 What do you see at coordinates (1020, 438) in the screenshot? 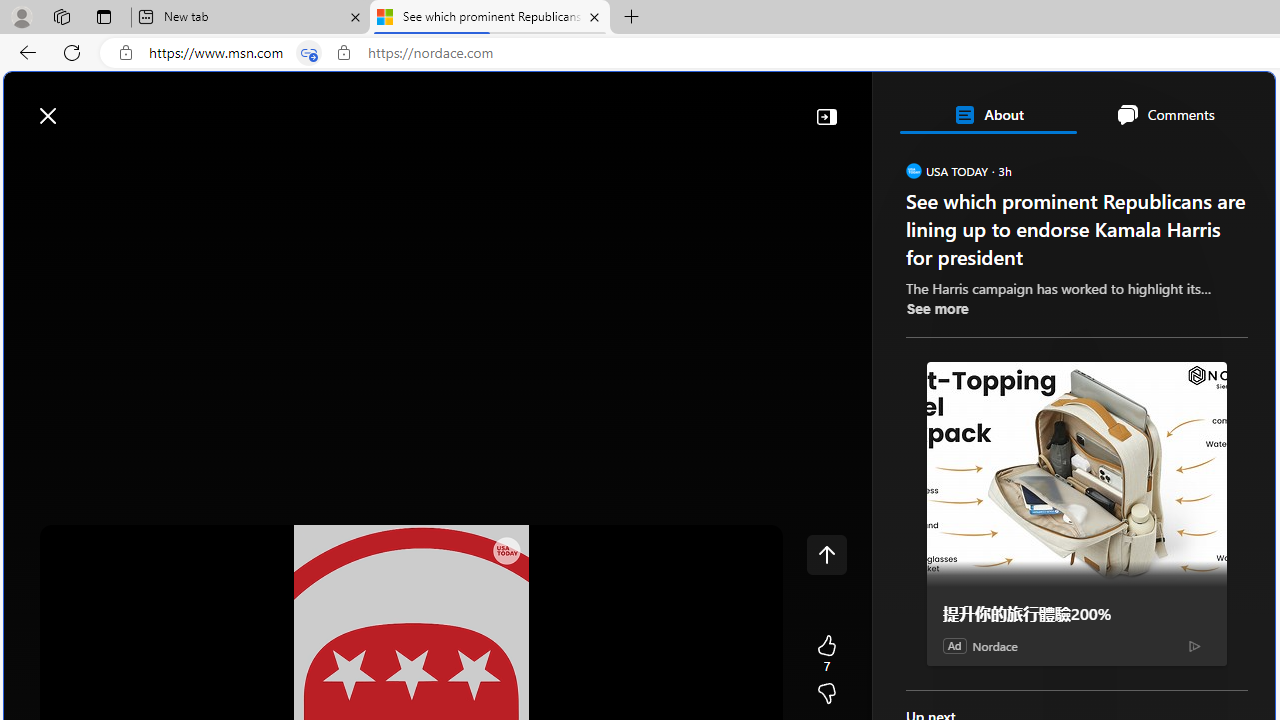
I see `'The Seeing Eye'` at bounding box center [1020, 438].